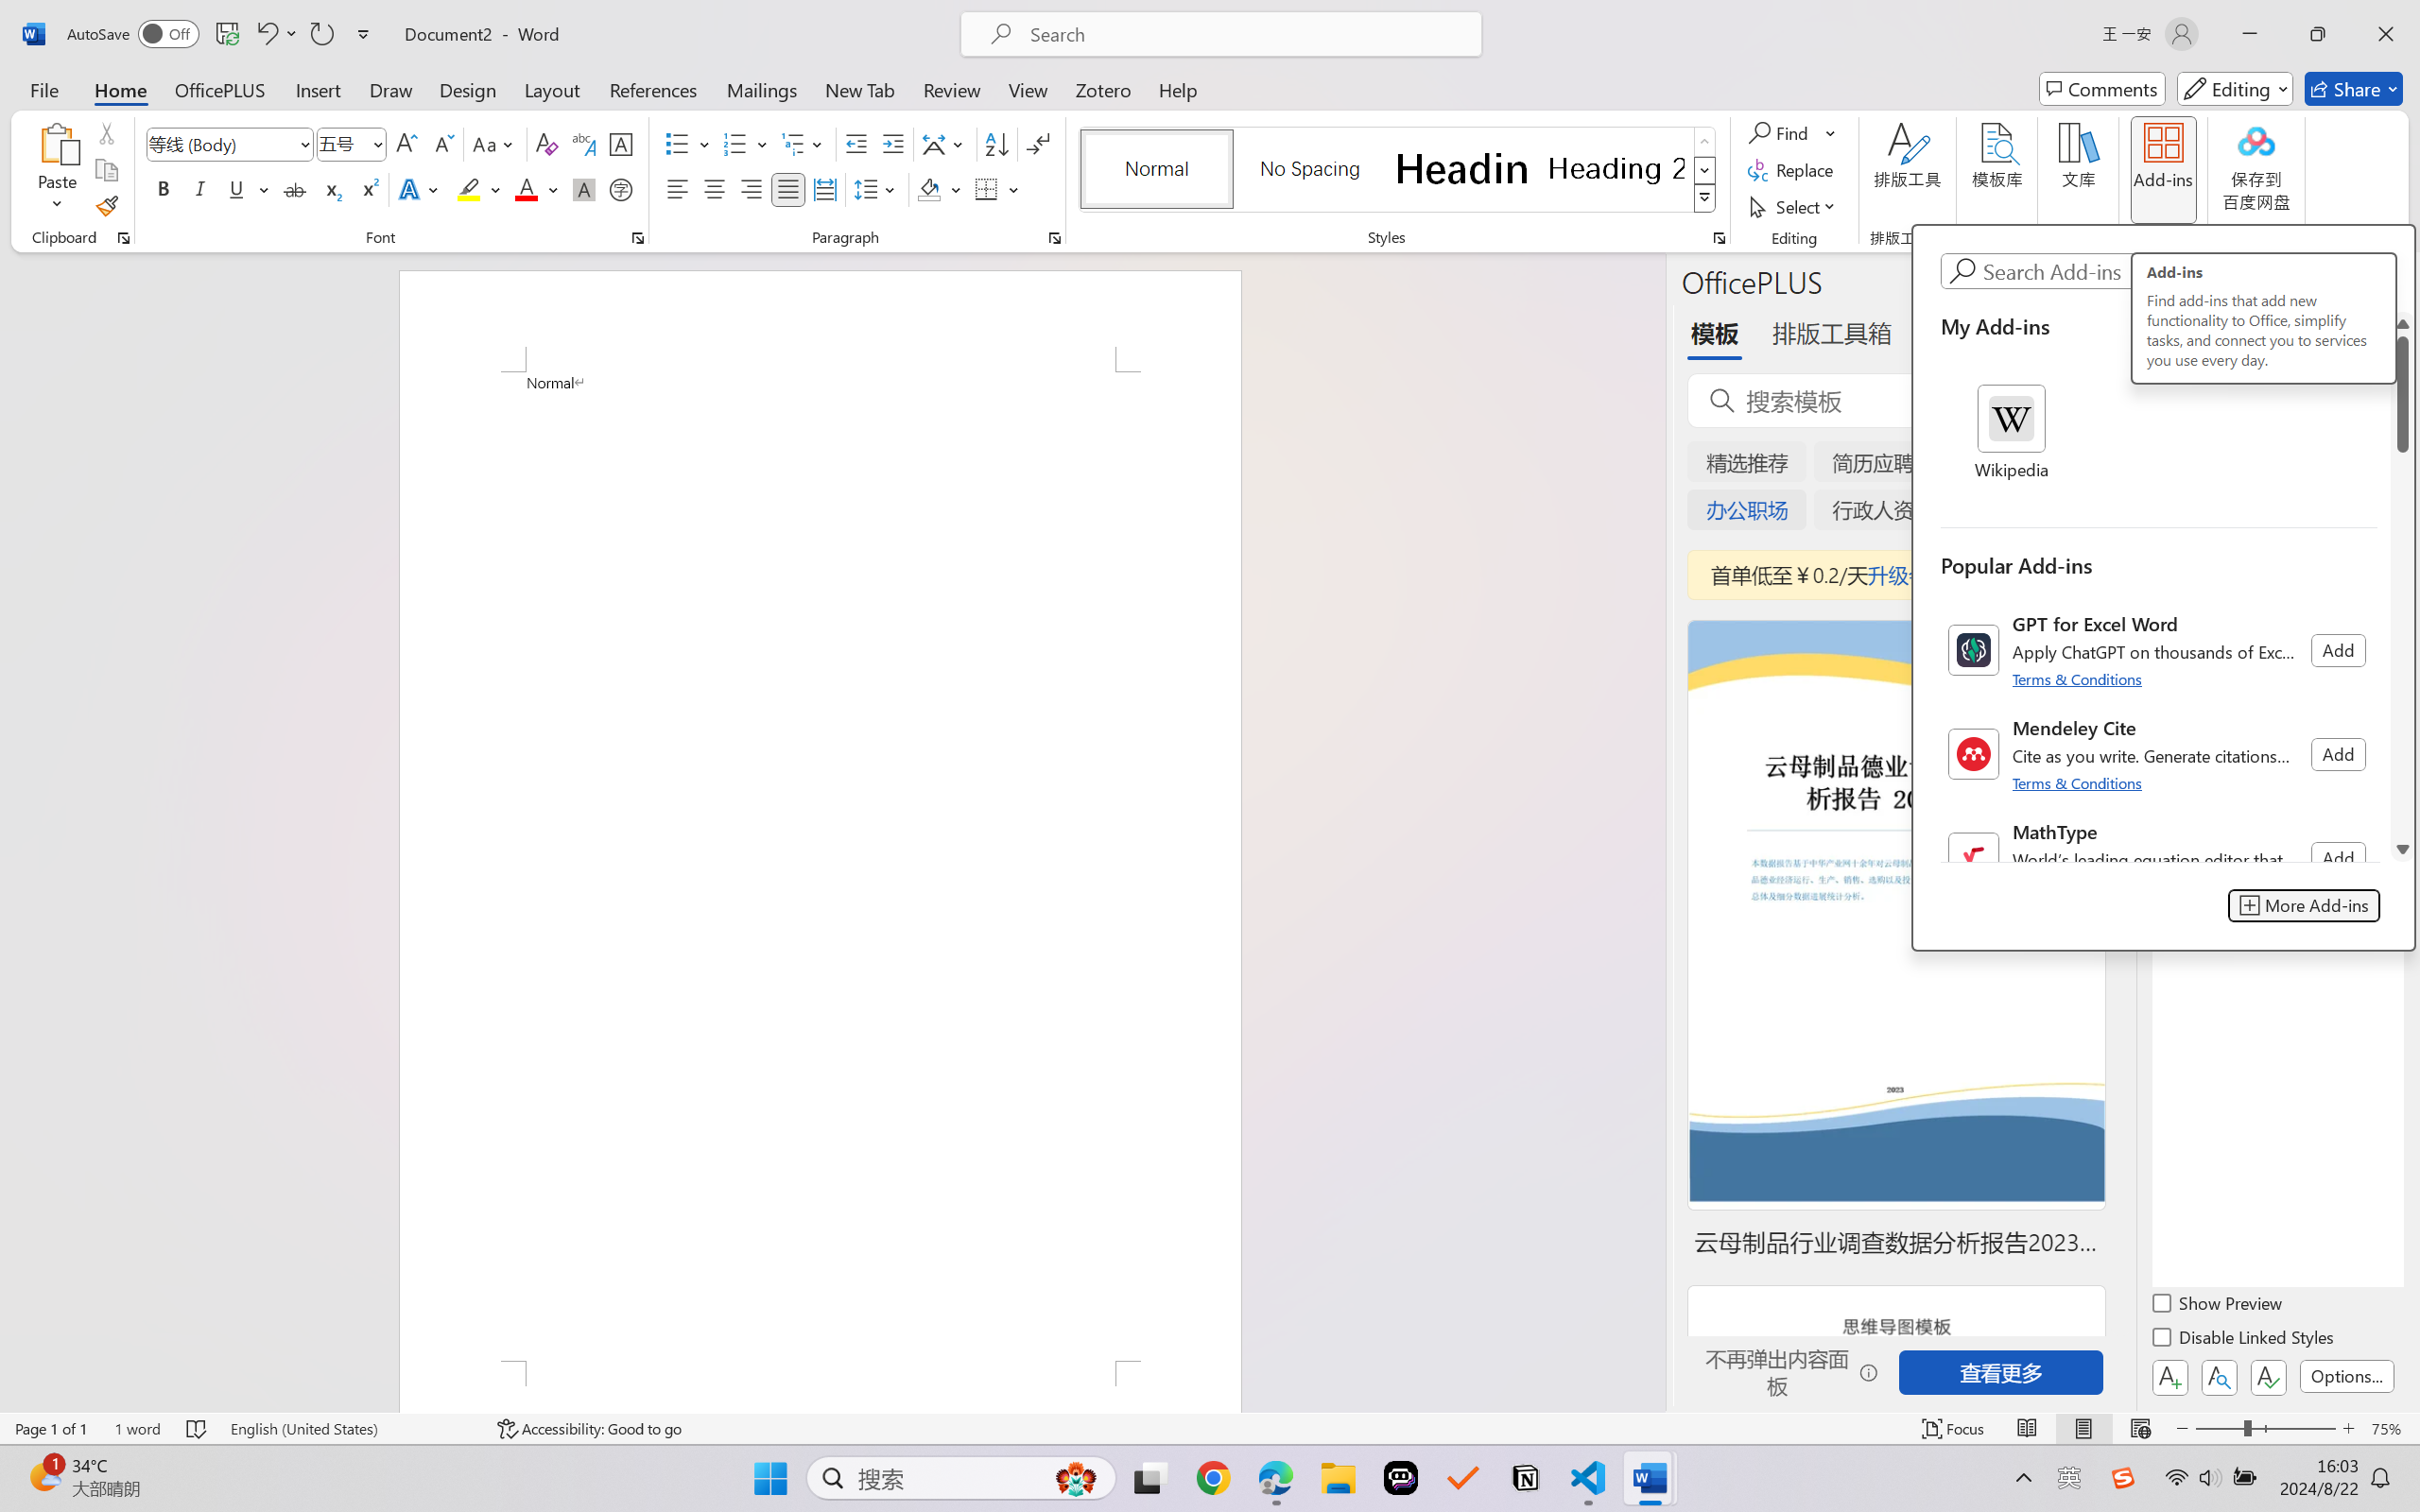 Image resolution: width=2420 pixels, height=1512 pixels. I want to click on 'AutomationID: QuickStylesGallery', so click(1397, 170).